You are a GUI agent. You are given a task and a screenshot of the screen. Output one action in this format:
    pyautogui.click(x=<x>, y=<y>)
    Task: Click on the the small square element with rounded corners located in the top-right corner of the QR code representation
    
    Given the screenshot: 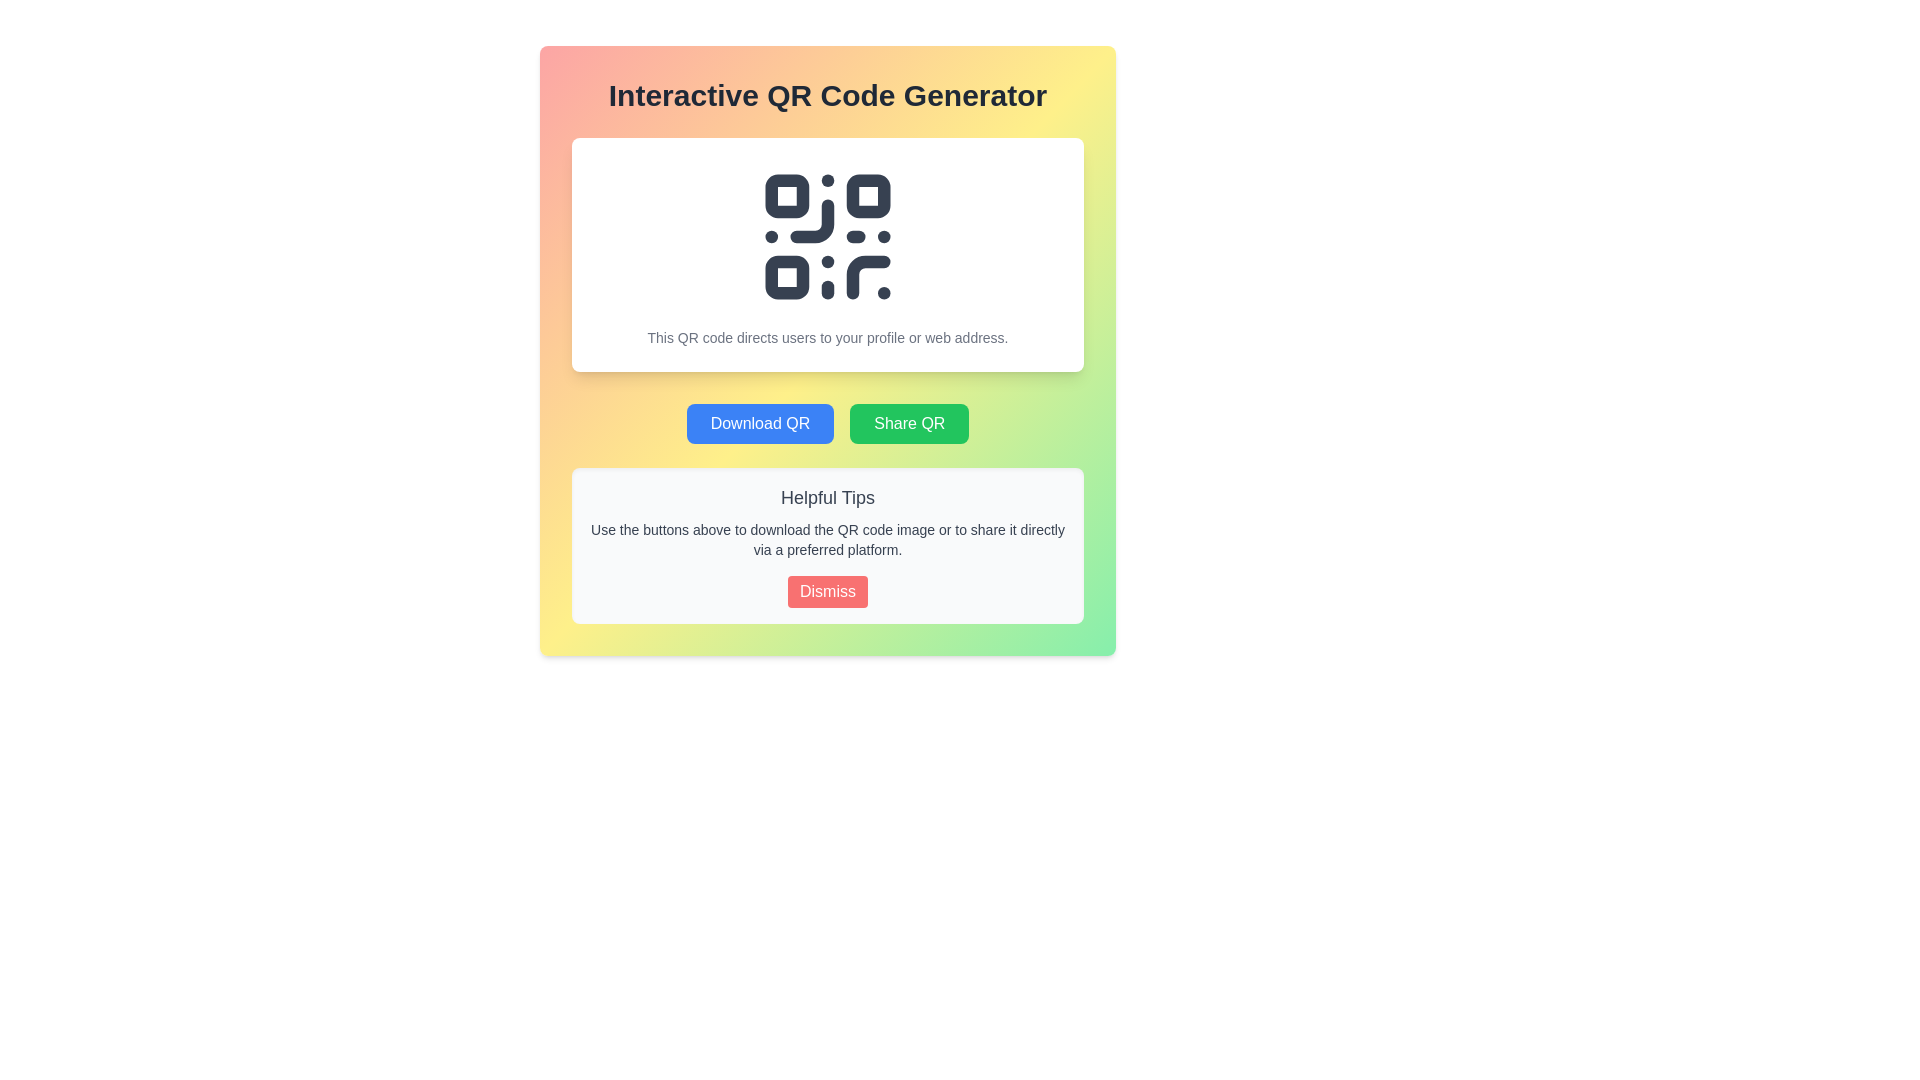 What is the action you would take?
    pyautogui.click(x=868, y=196)
    